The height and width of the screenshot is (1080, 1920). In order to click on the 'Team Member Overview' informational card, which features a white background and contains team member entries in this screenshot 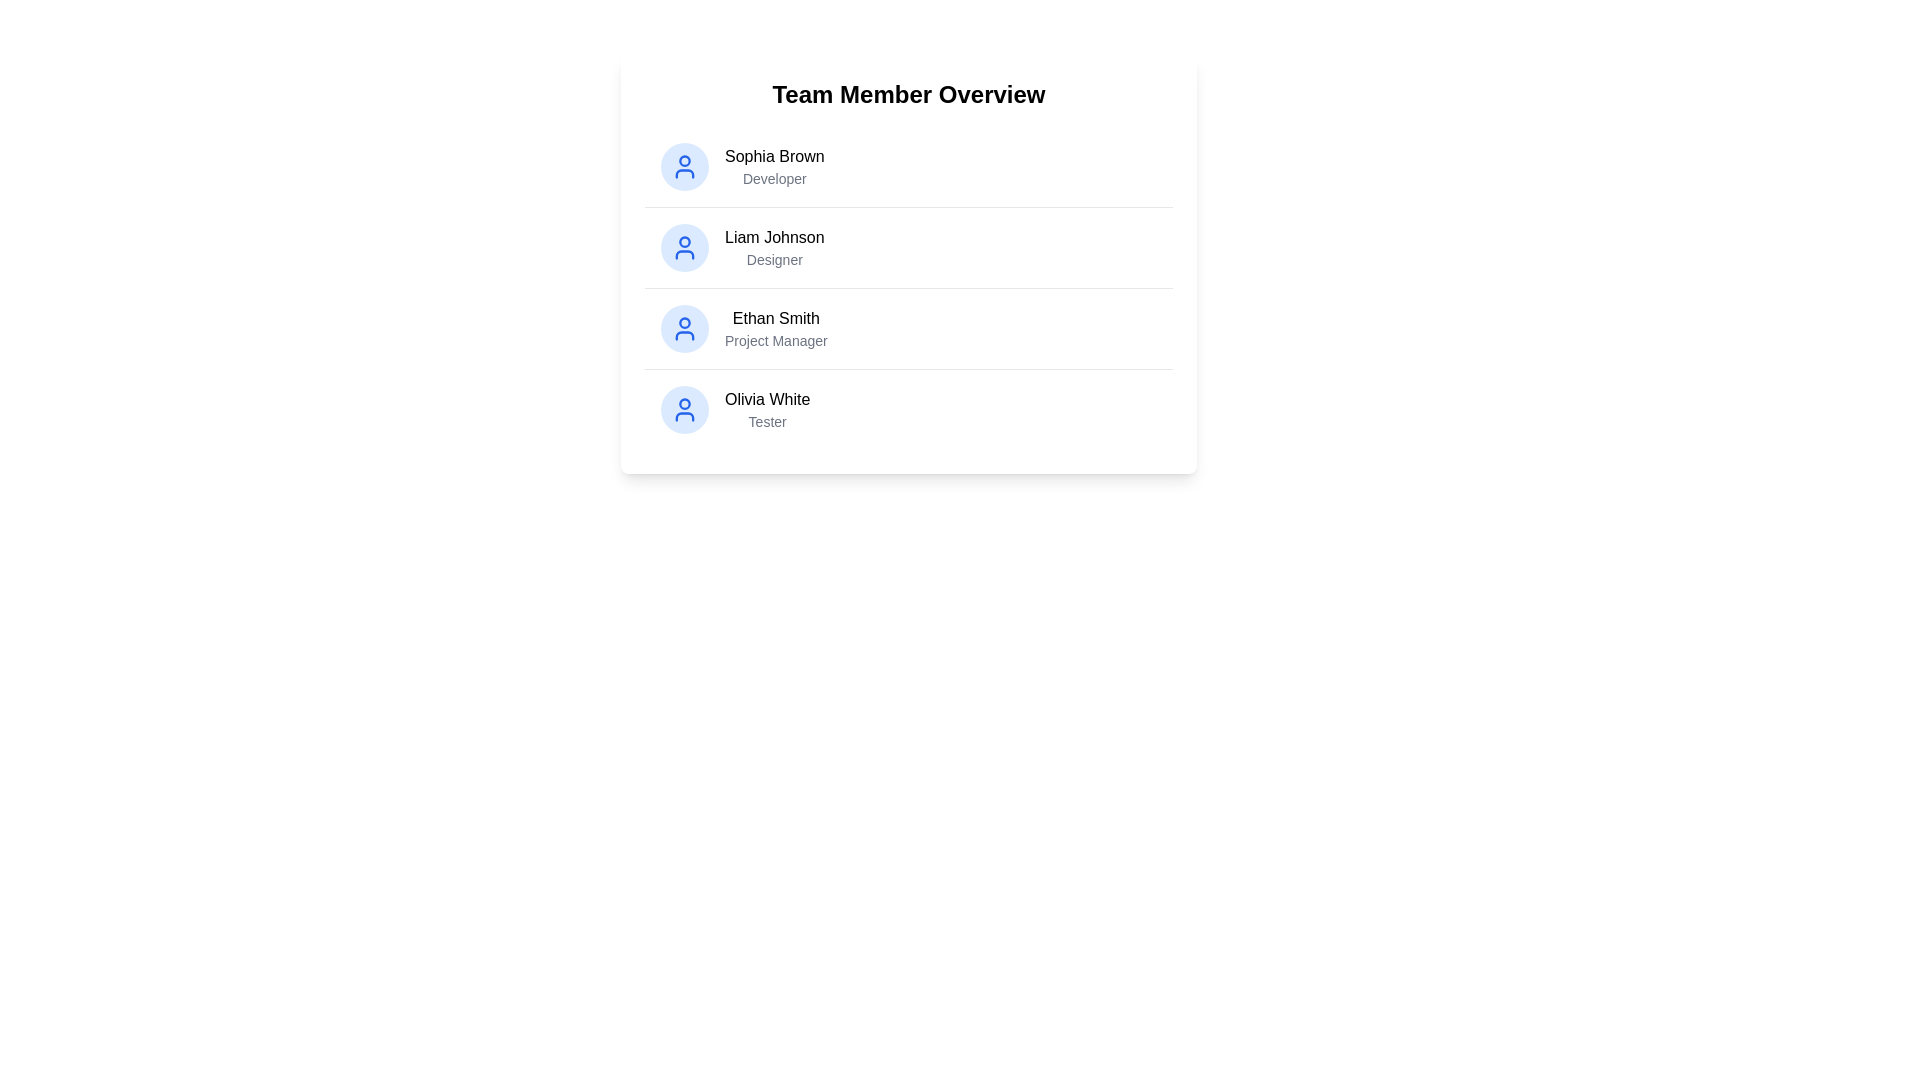, I will do `click(907, 262)`.